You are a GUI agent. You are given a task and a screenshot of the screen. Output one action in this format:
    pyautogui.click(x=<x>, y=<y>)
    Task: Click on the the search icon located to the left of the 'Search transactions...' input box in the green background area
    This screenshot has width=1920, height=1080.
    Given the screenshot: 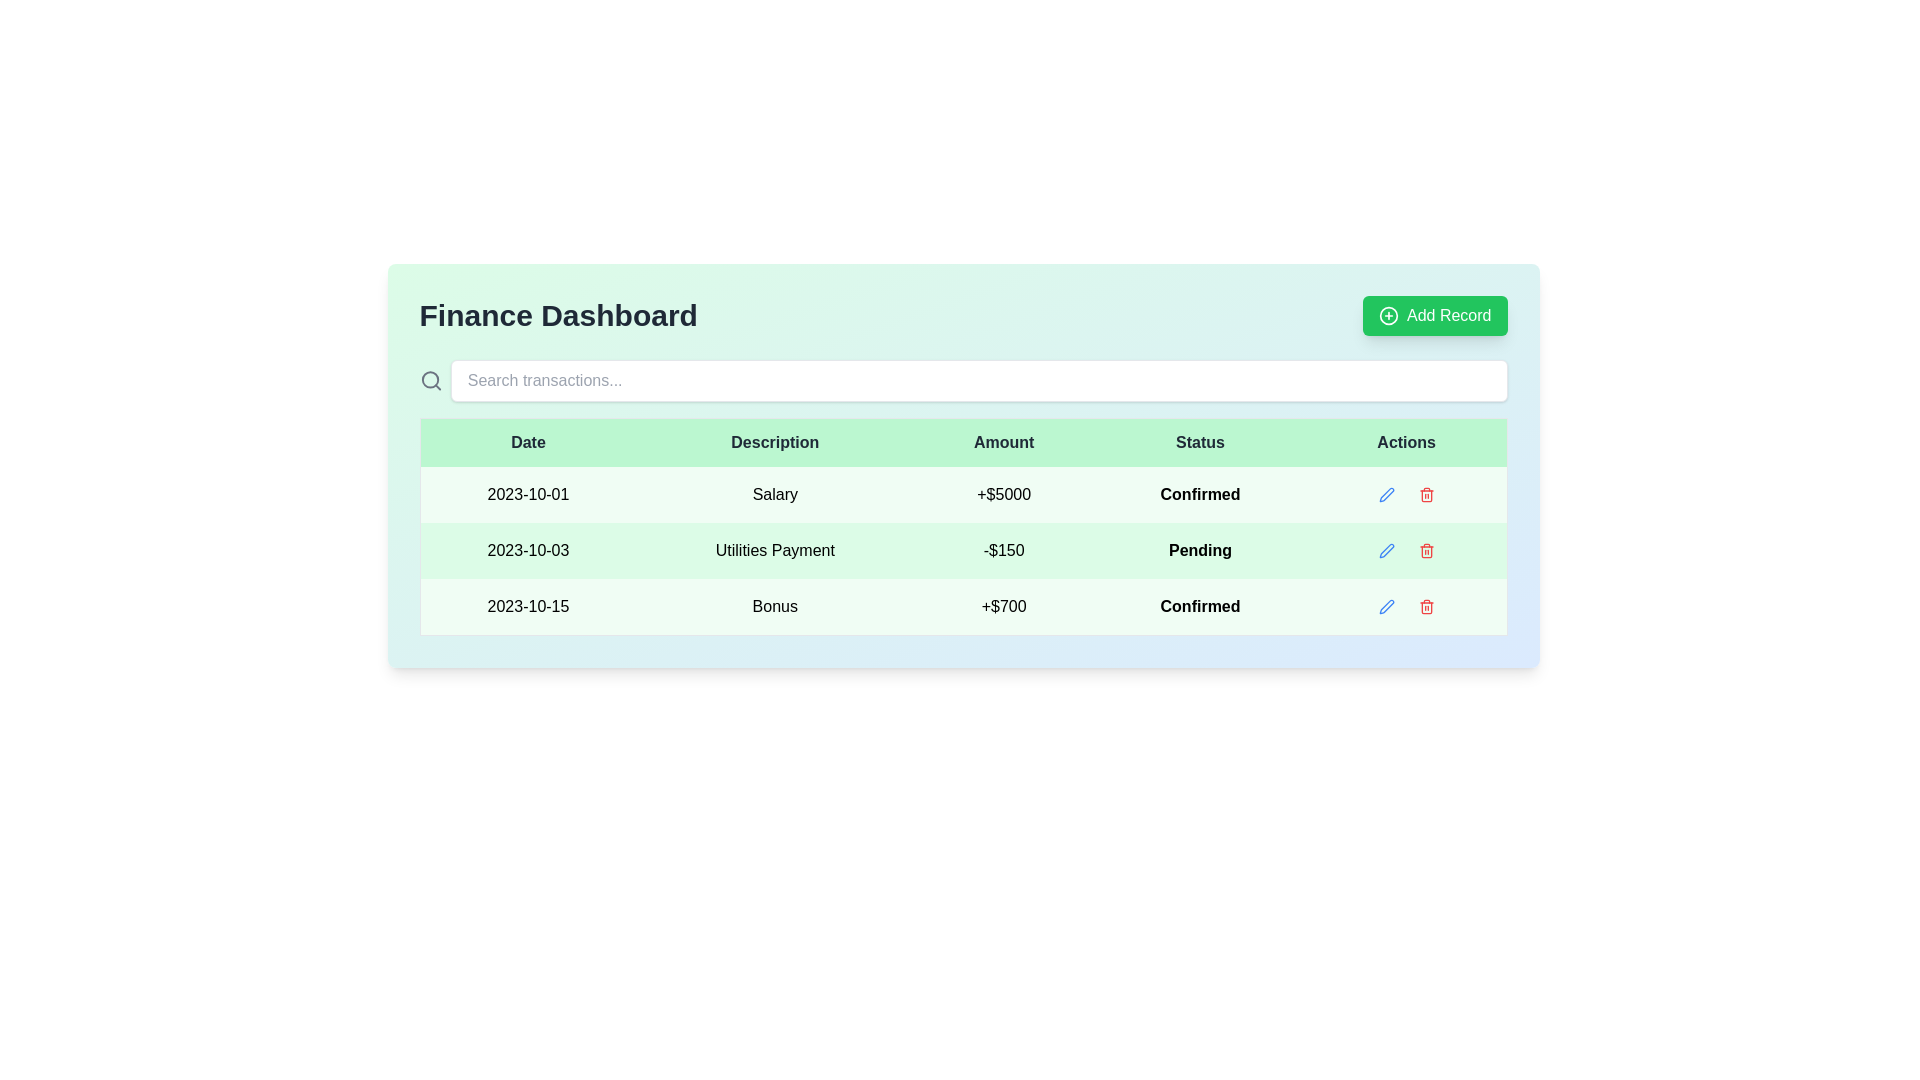 What is the action you would take?
    pyautogui.click(x=430, y=381)
    